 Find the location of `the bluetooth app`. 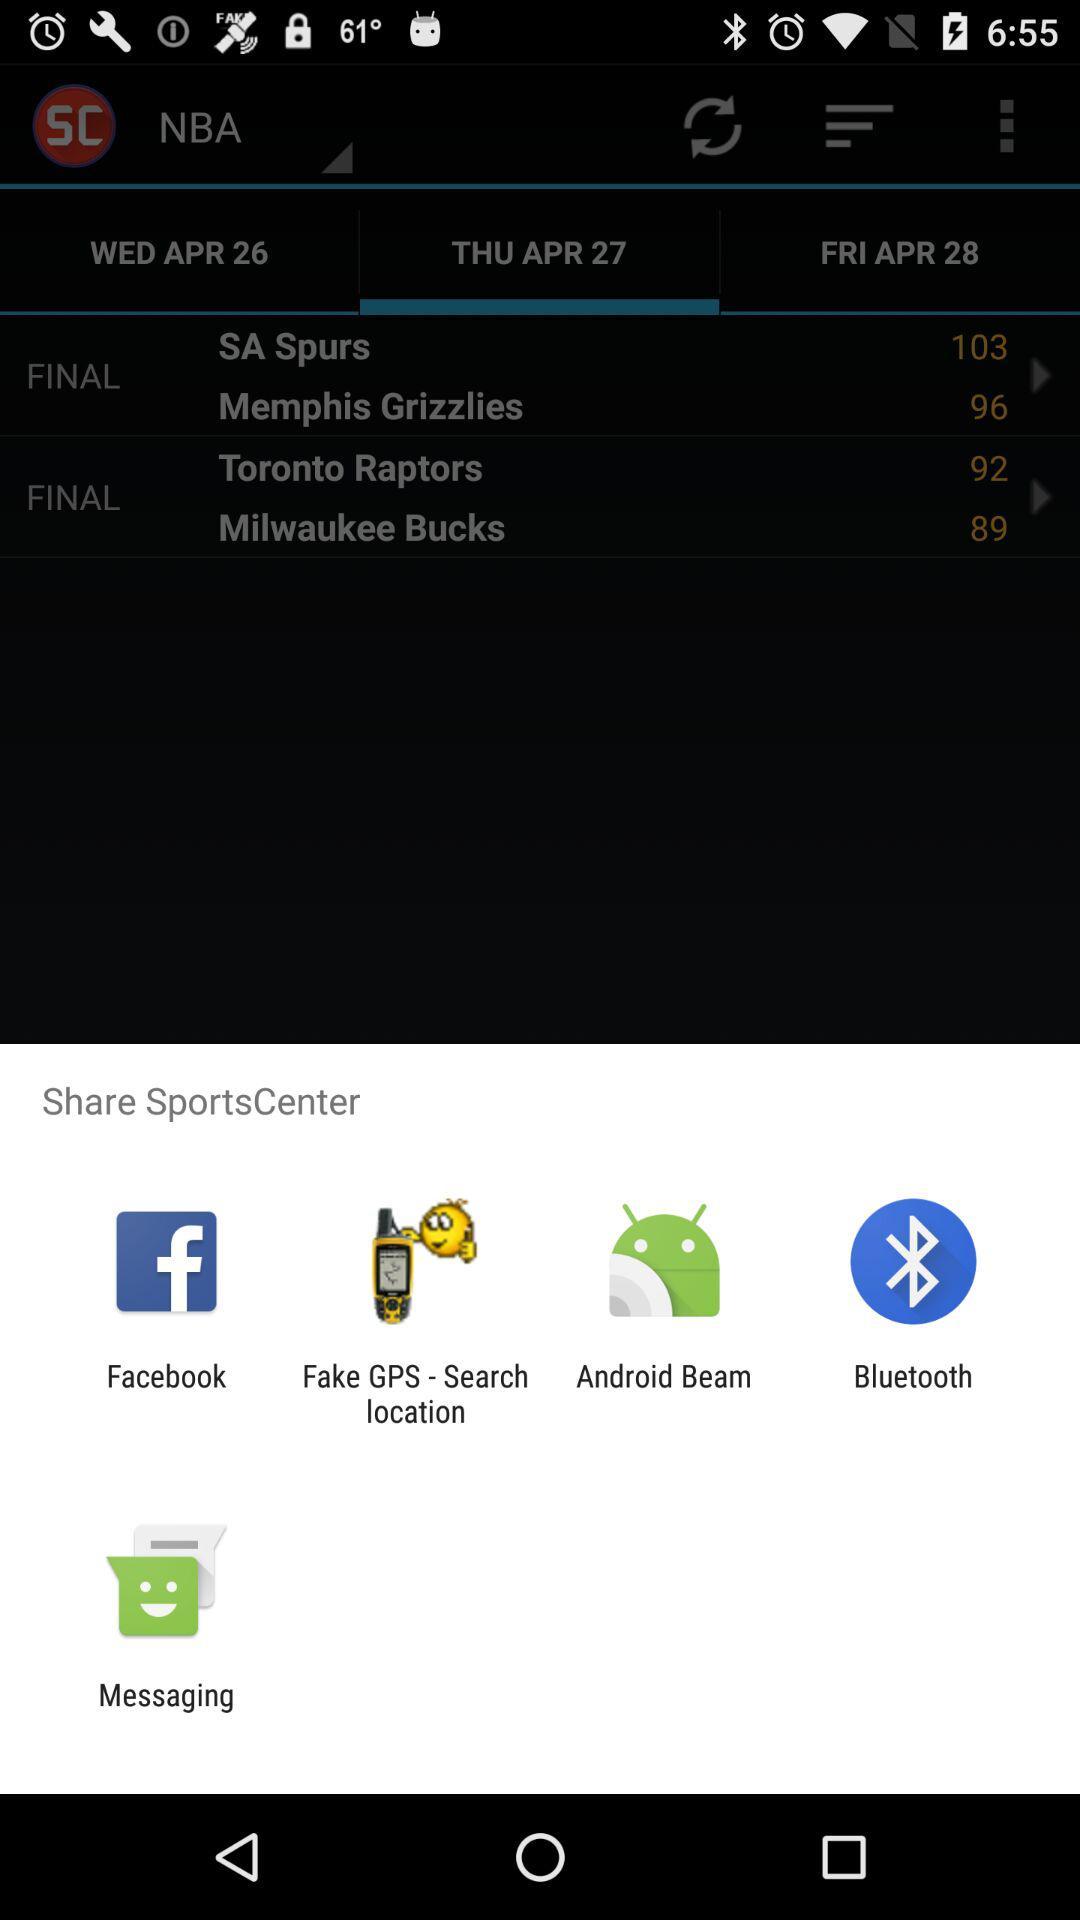

the bluetooth app is located at coordinates (913, 1392).